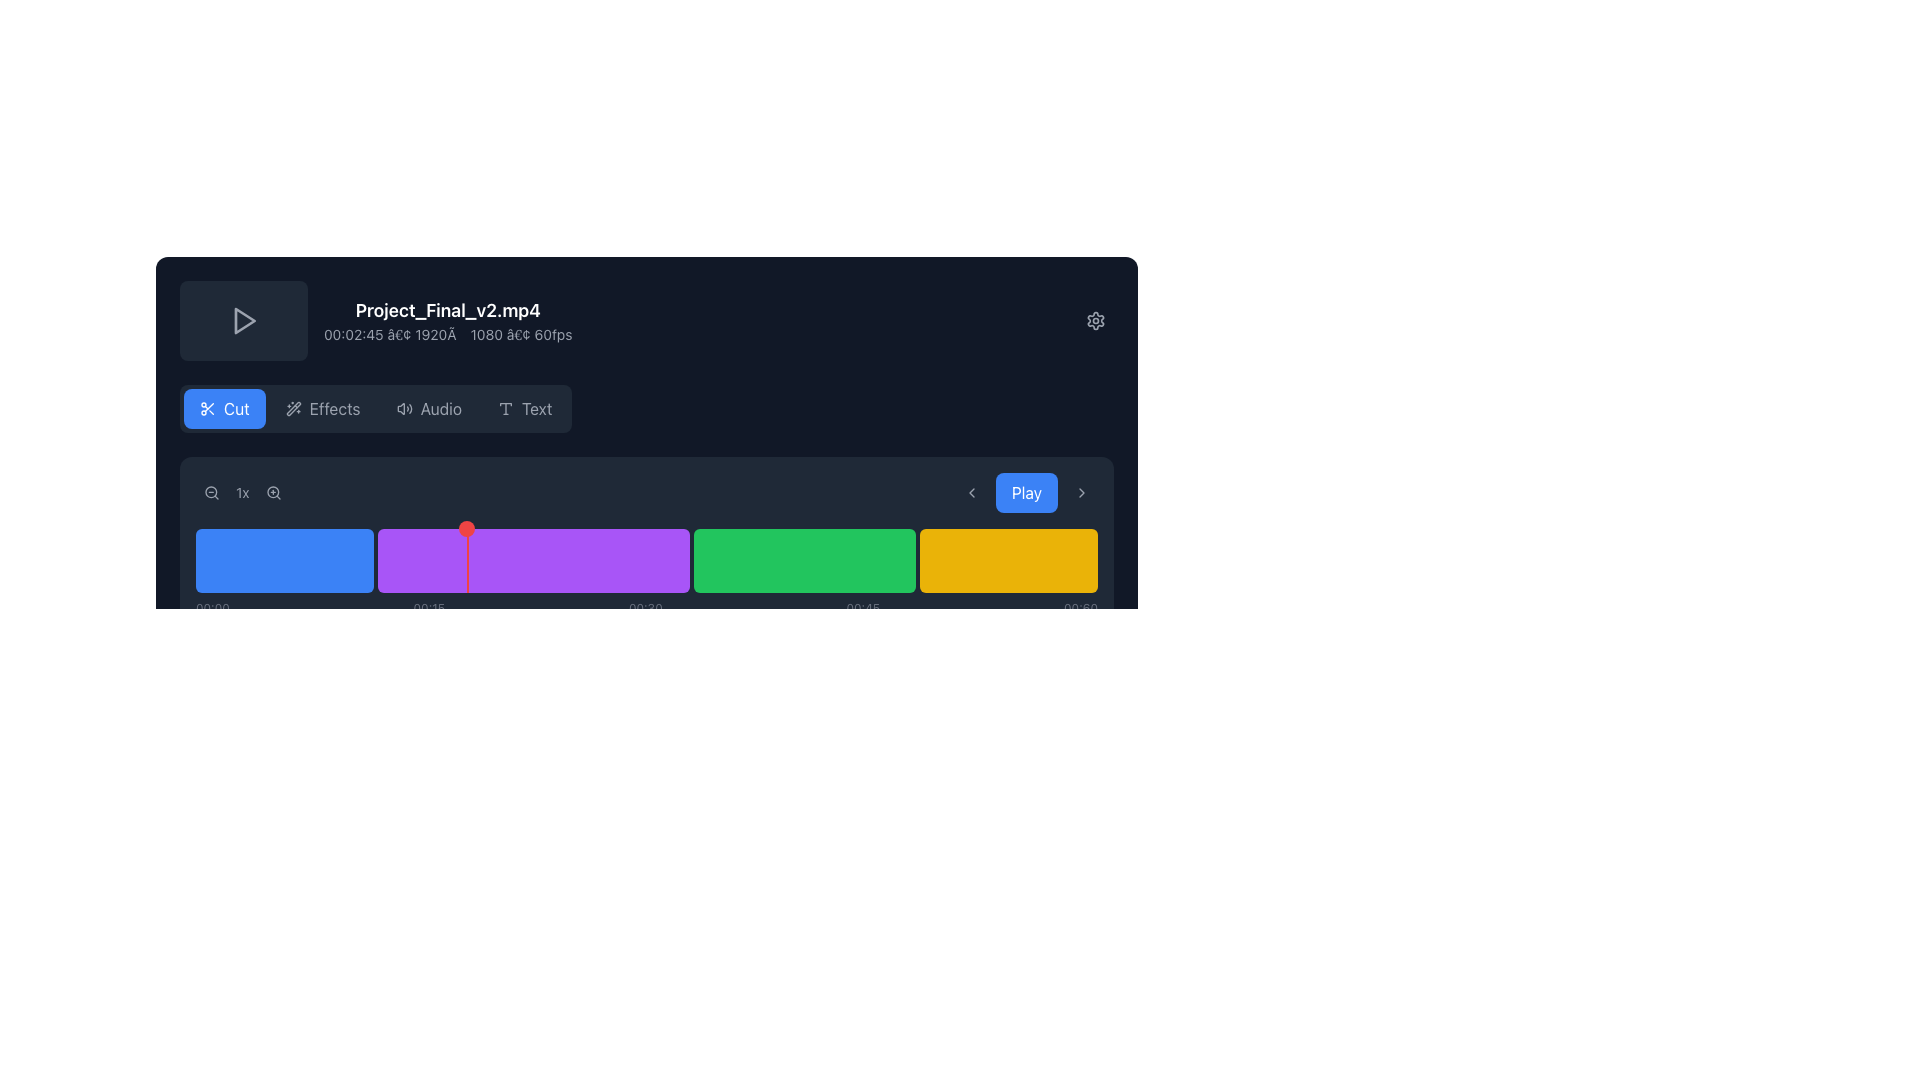  I want to click on the right-pointing arrow icon, which is styled with a thin outline and no fill, located in the upper right side of the interface, adjacent to the blue 'Play' button, so click(1080, 493).